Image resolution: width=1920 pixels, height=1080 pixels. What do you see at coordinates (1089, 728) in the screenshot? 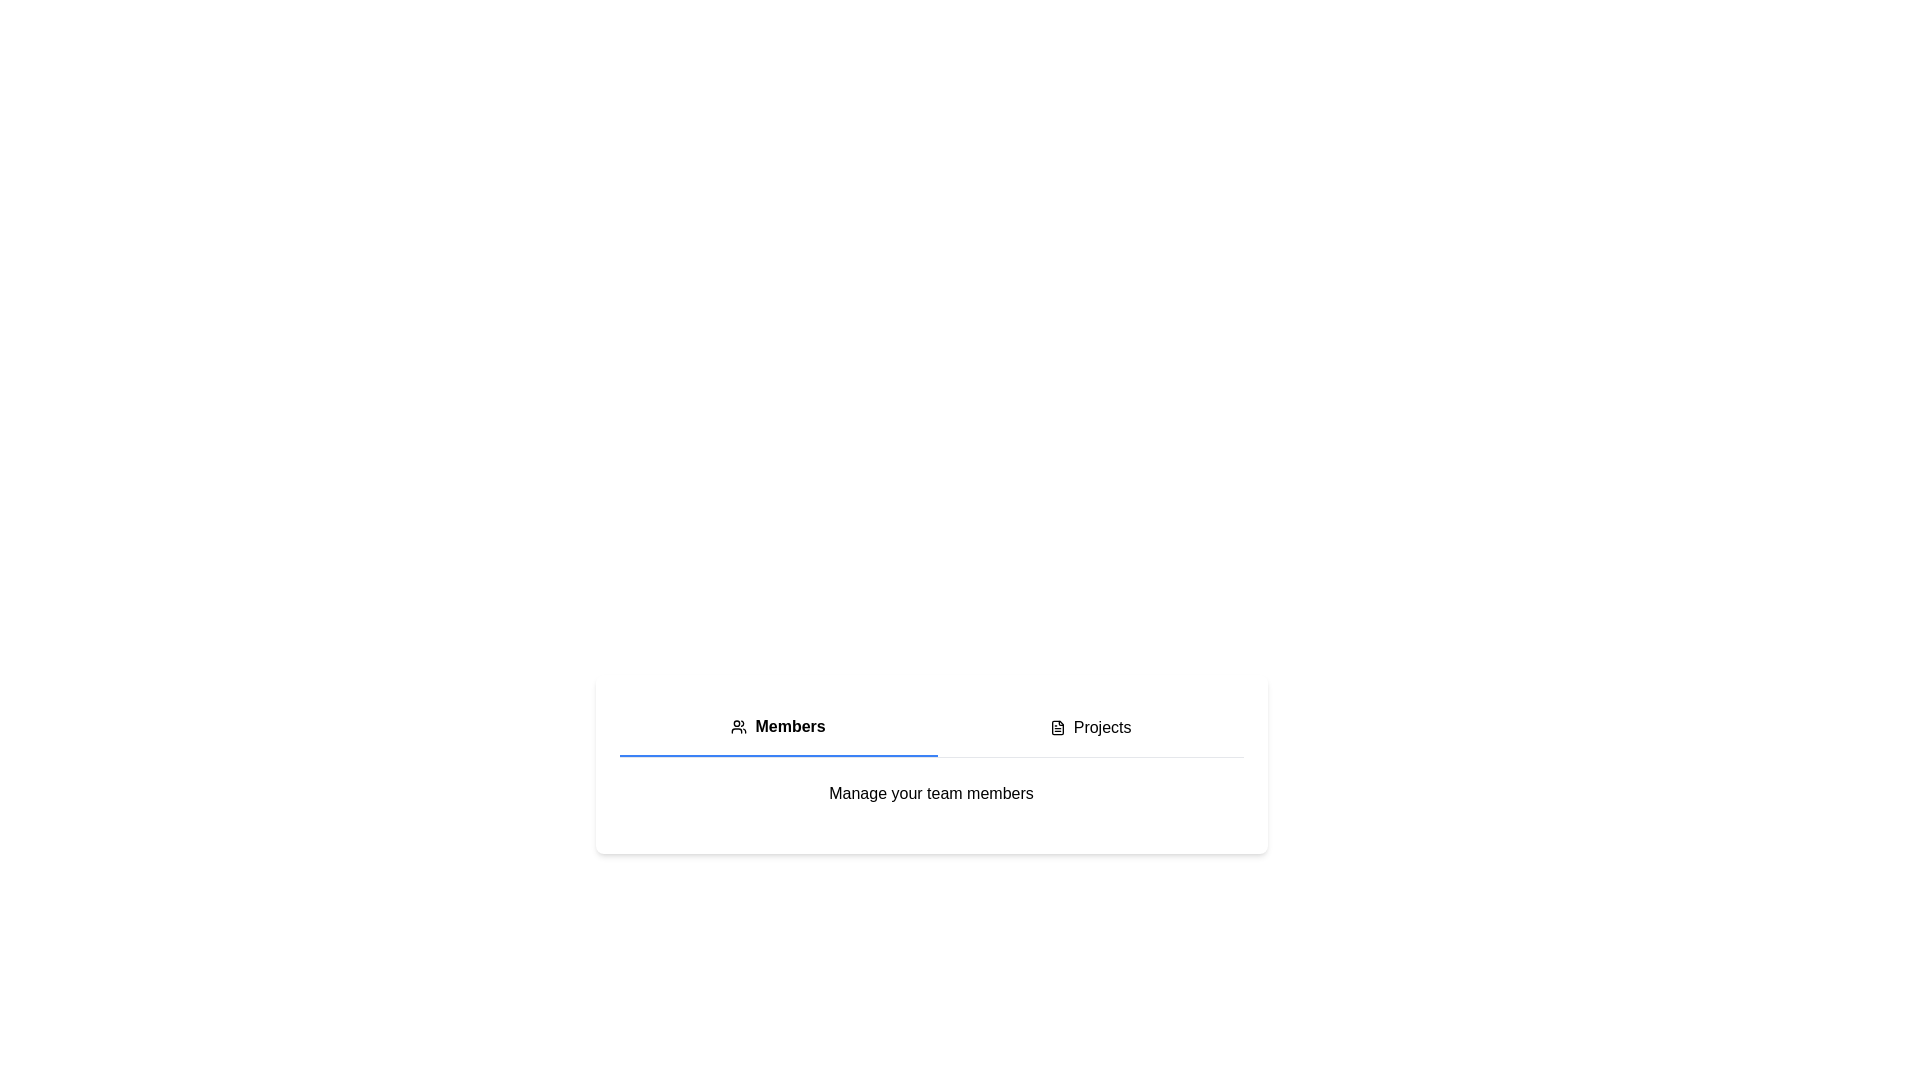
I see `the 'Projects' button, which is styled in bold text and accompanied by a document icon, located in the bottom-right section of the interface` at bounding box center [1089, 728].